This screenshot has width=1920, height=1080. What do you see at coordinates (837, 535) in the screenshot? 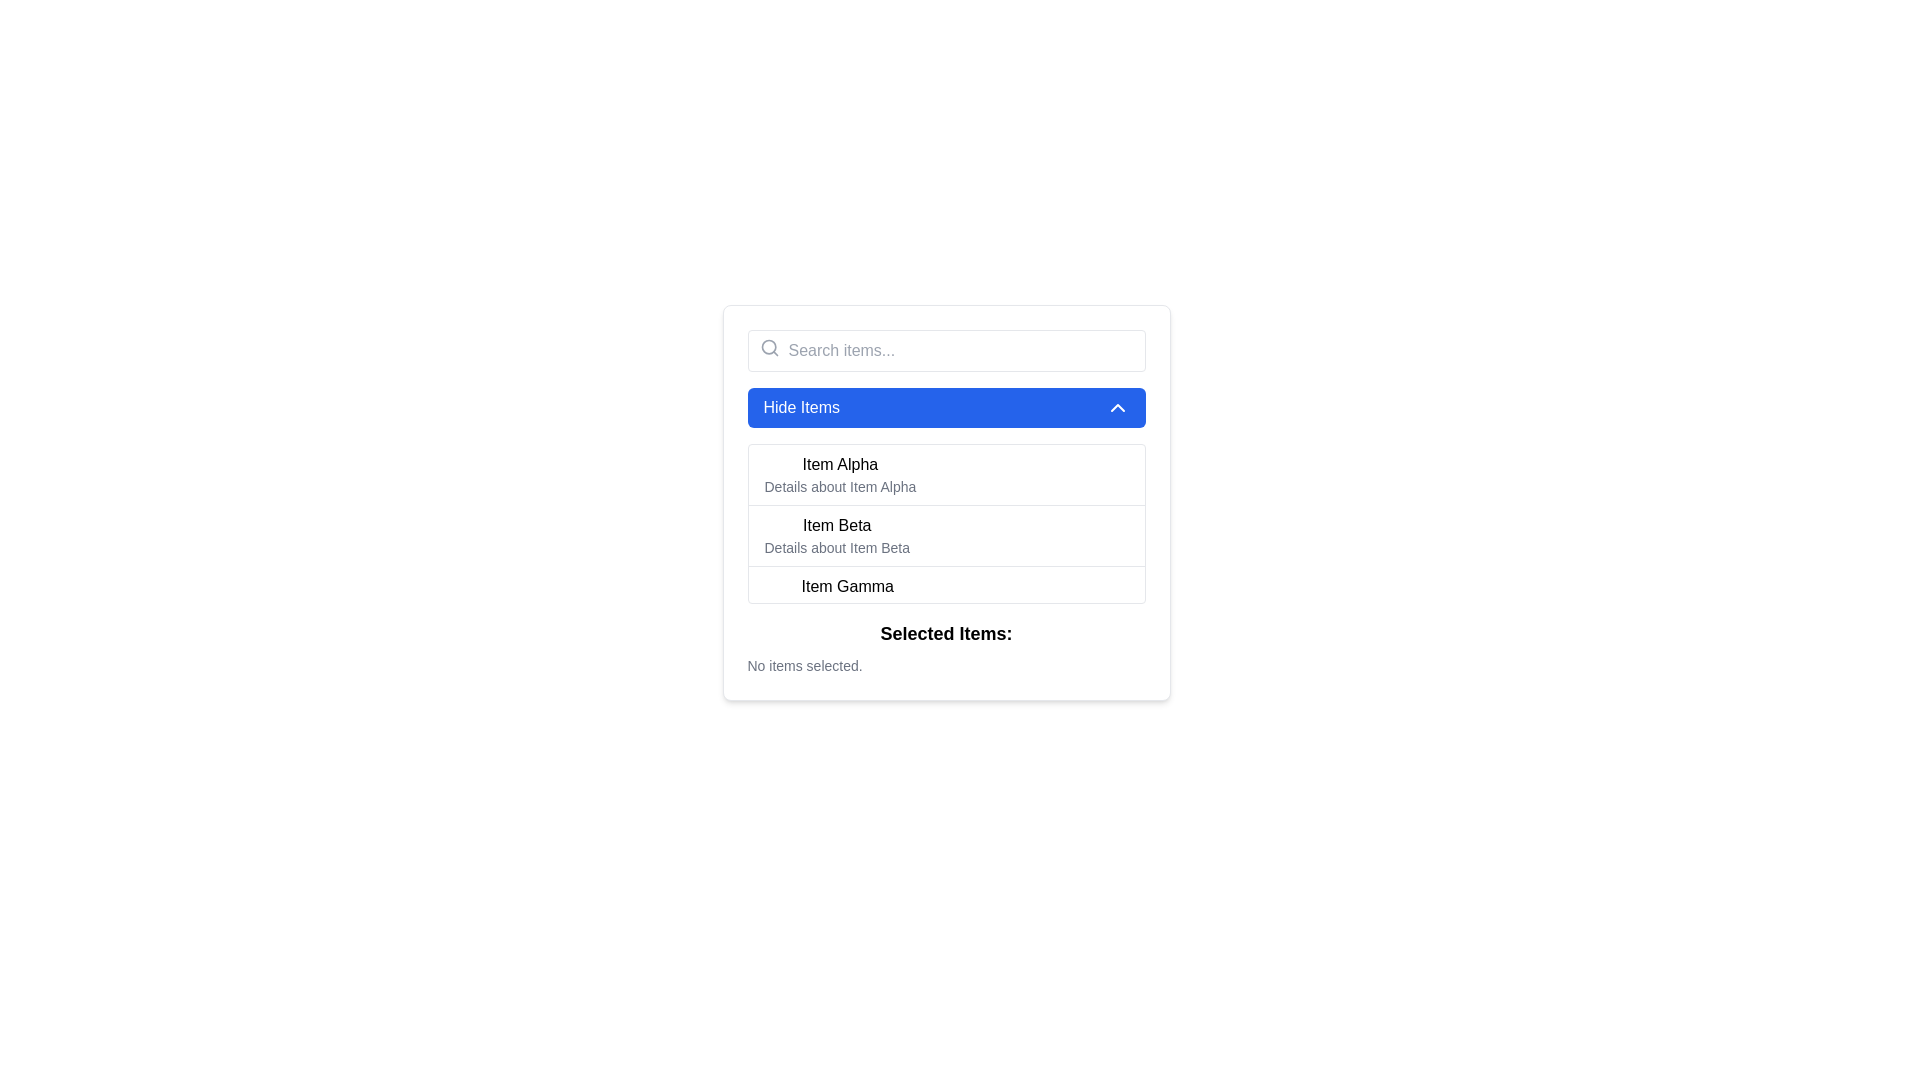
I see `the list item titled 'Item Beta' with the description 'Details about Item Beta'` at bounding box center [837, 535].